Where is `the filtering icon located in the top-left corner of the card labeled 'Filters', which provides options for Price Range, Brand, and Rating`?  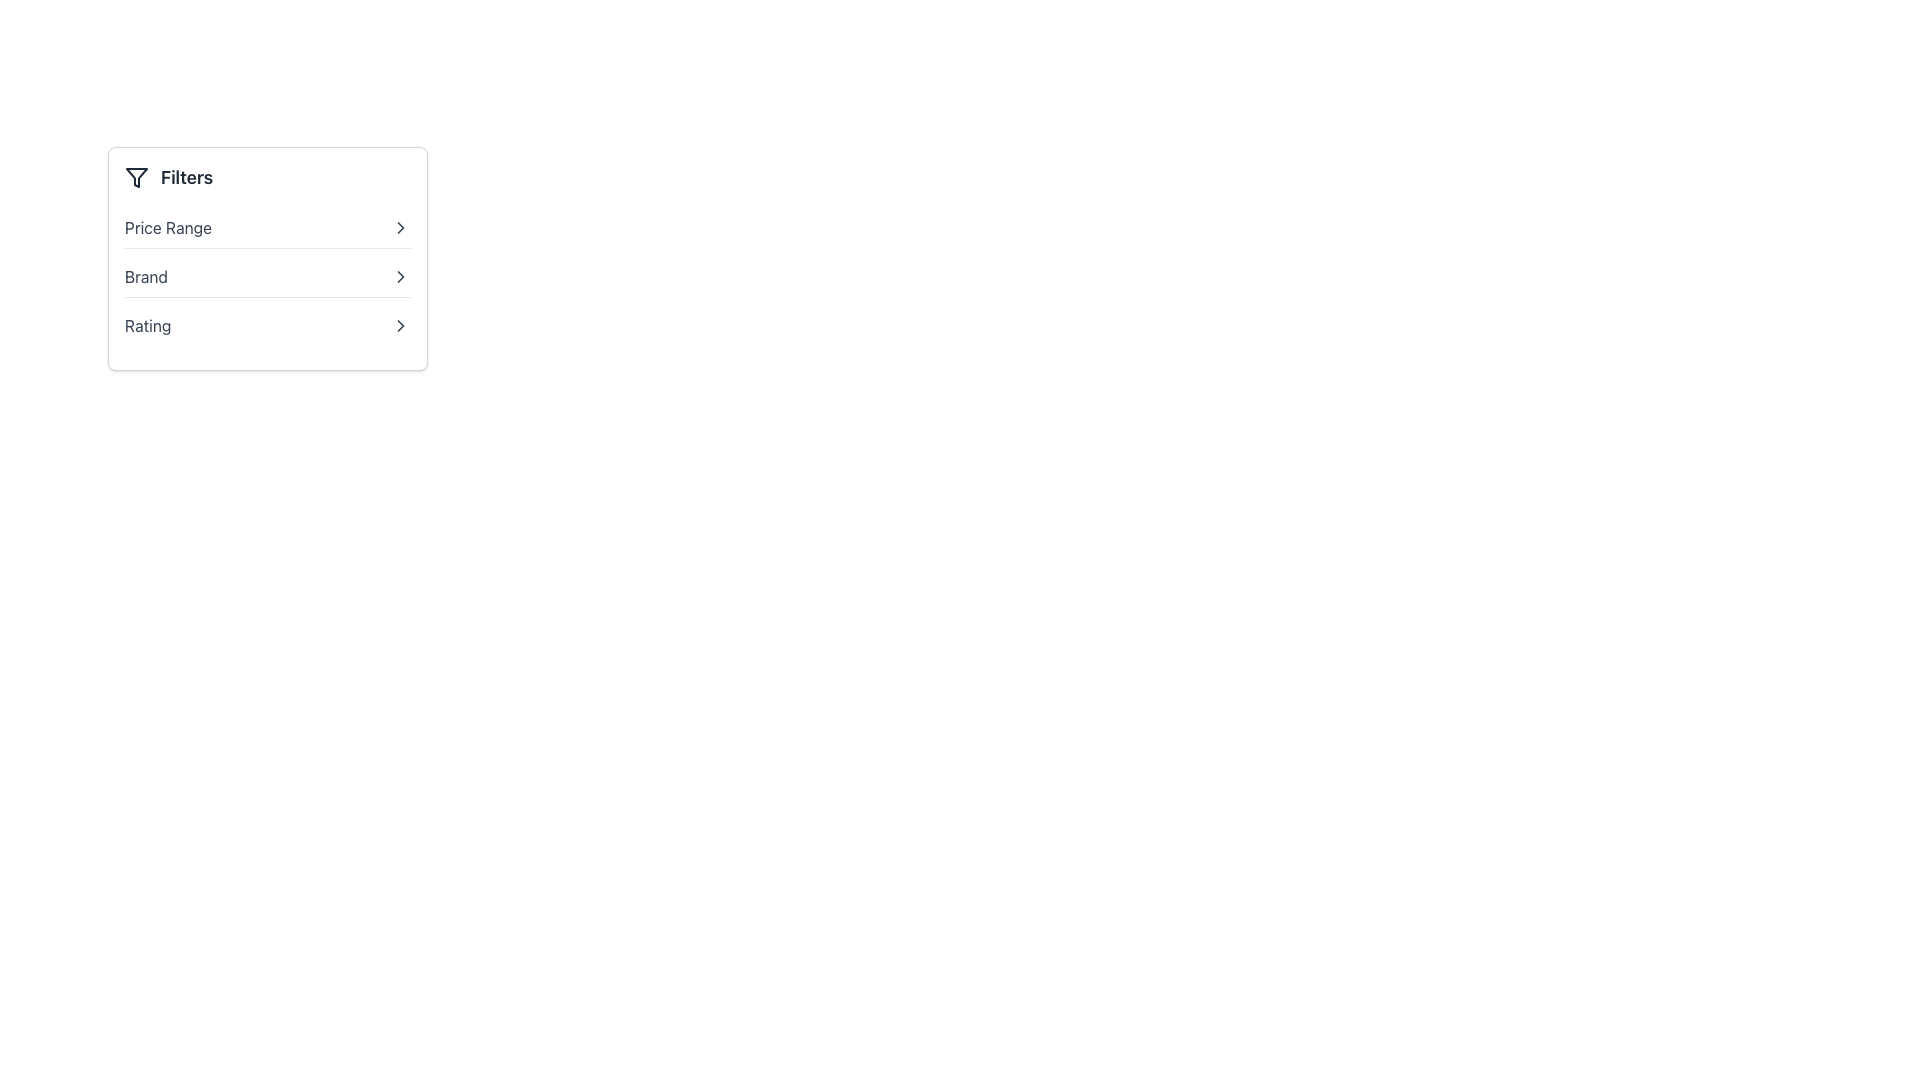
the filtering icon located in the top-left corner of the card labeled 'Filters', which provides options for Price Range, Brand, and Rating is located at coordinates (136, 176).